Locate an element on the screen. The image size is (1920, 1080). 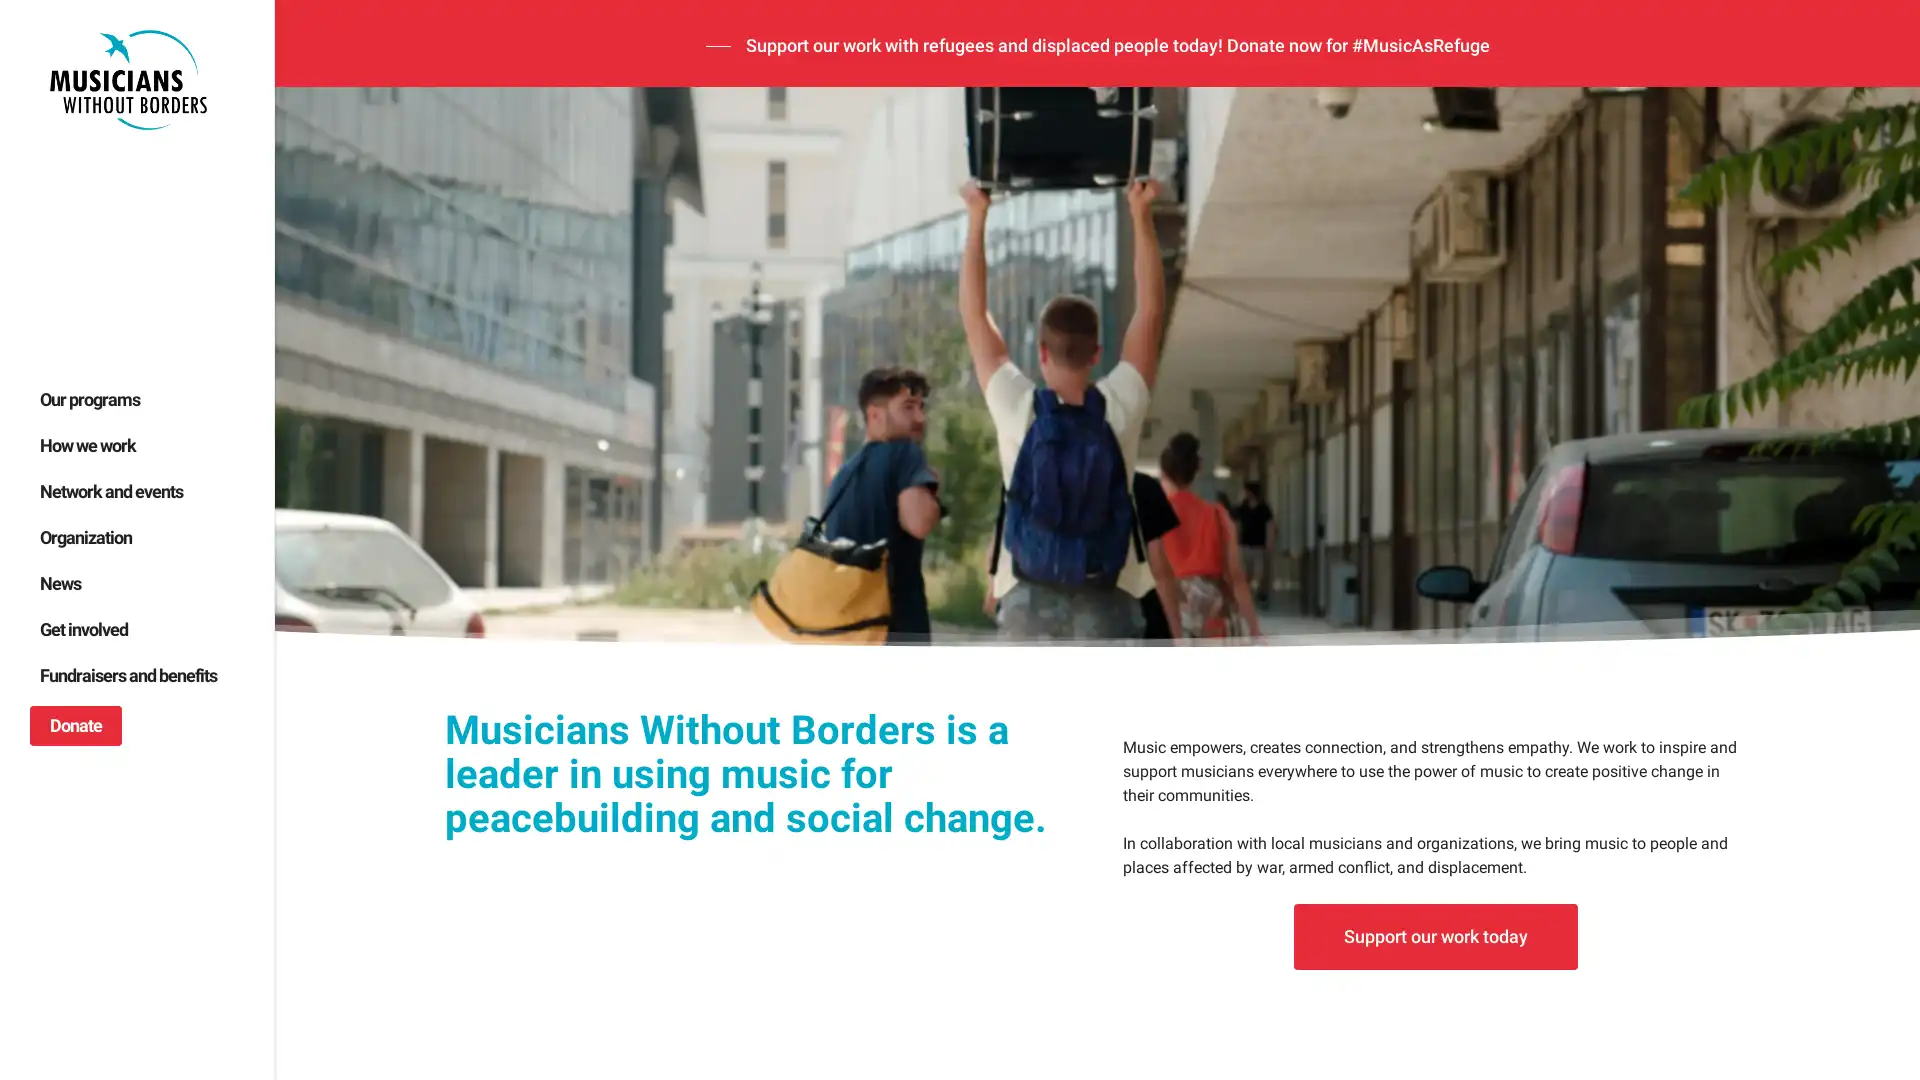
show more media controls is located at coordinates (1871, 792).